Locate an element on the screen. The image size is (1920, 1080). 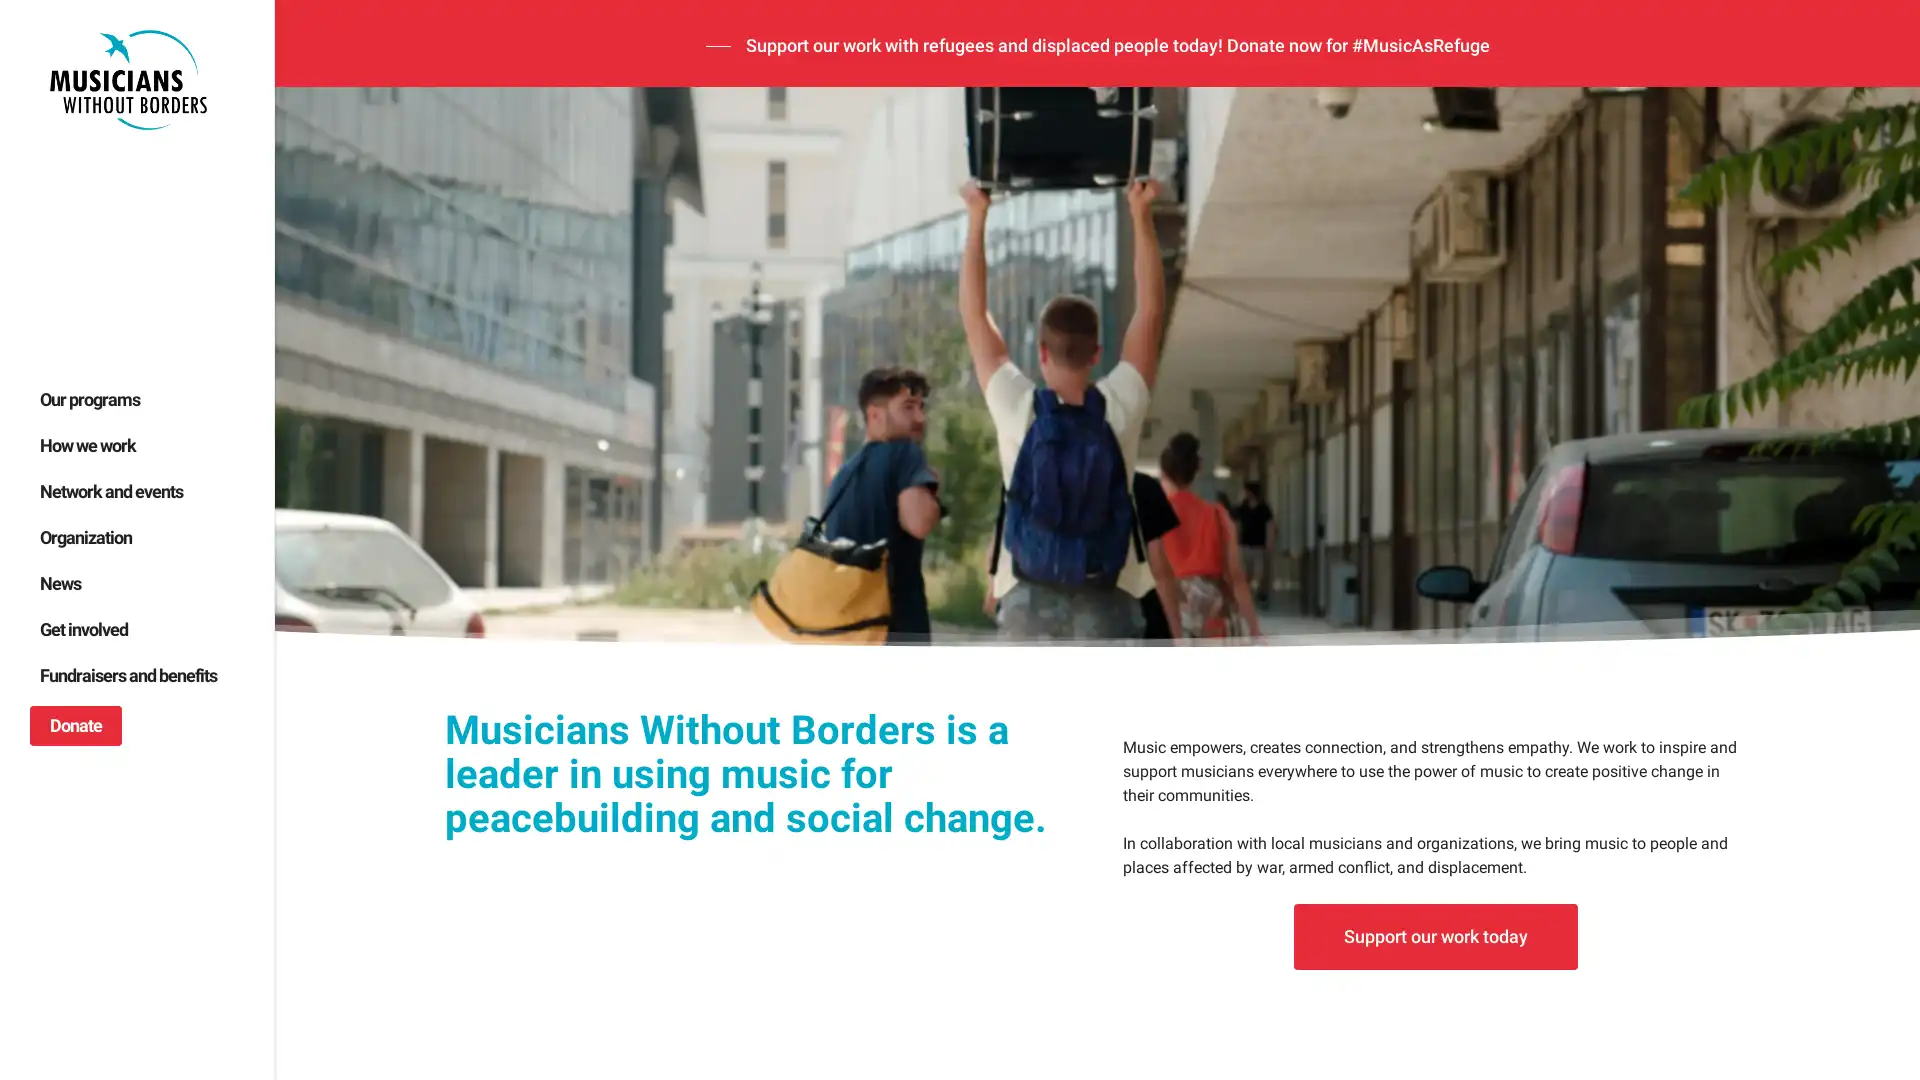
show more media controls is located at coordinates (1871, 792).